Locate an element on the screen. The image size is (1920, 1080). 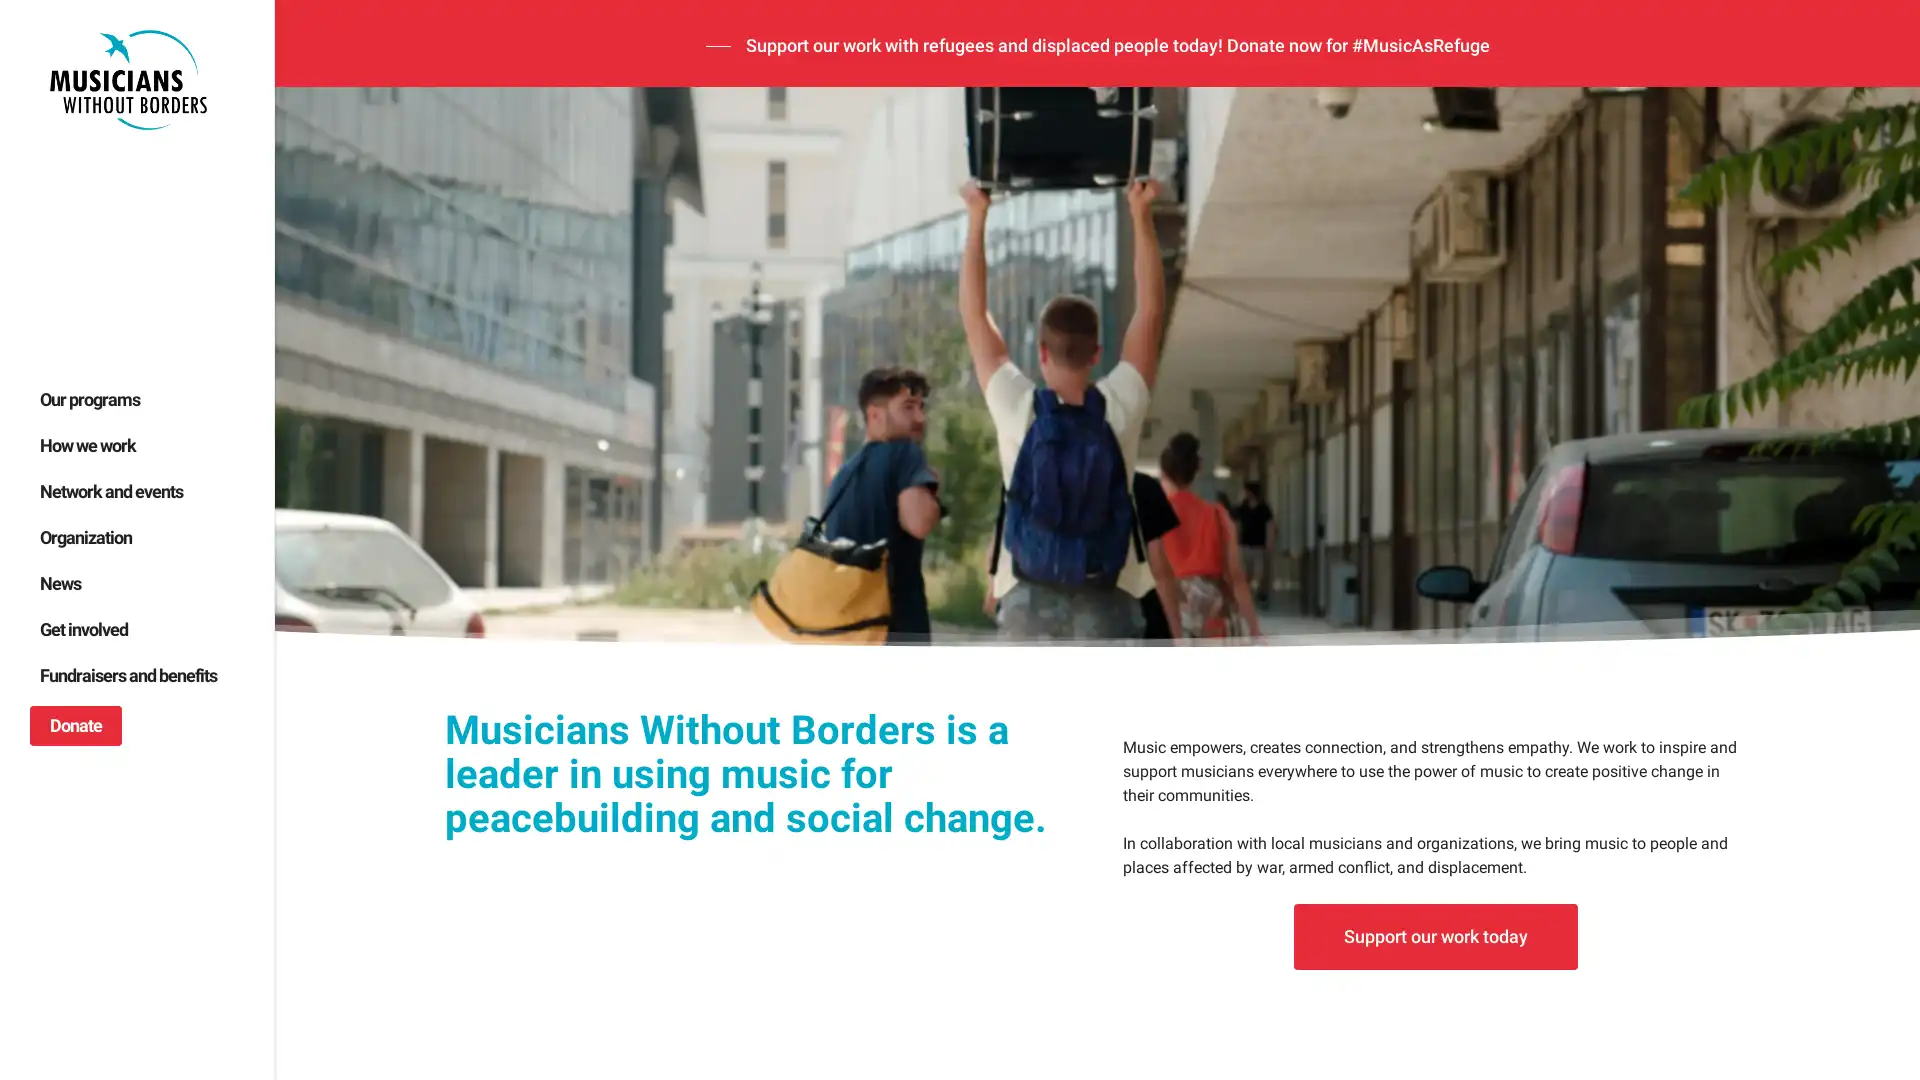
show more media controls is located at coordinates (1871, 792).